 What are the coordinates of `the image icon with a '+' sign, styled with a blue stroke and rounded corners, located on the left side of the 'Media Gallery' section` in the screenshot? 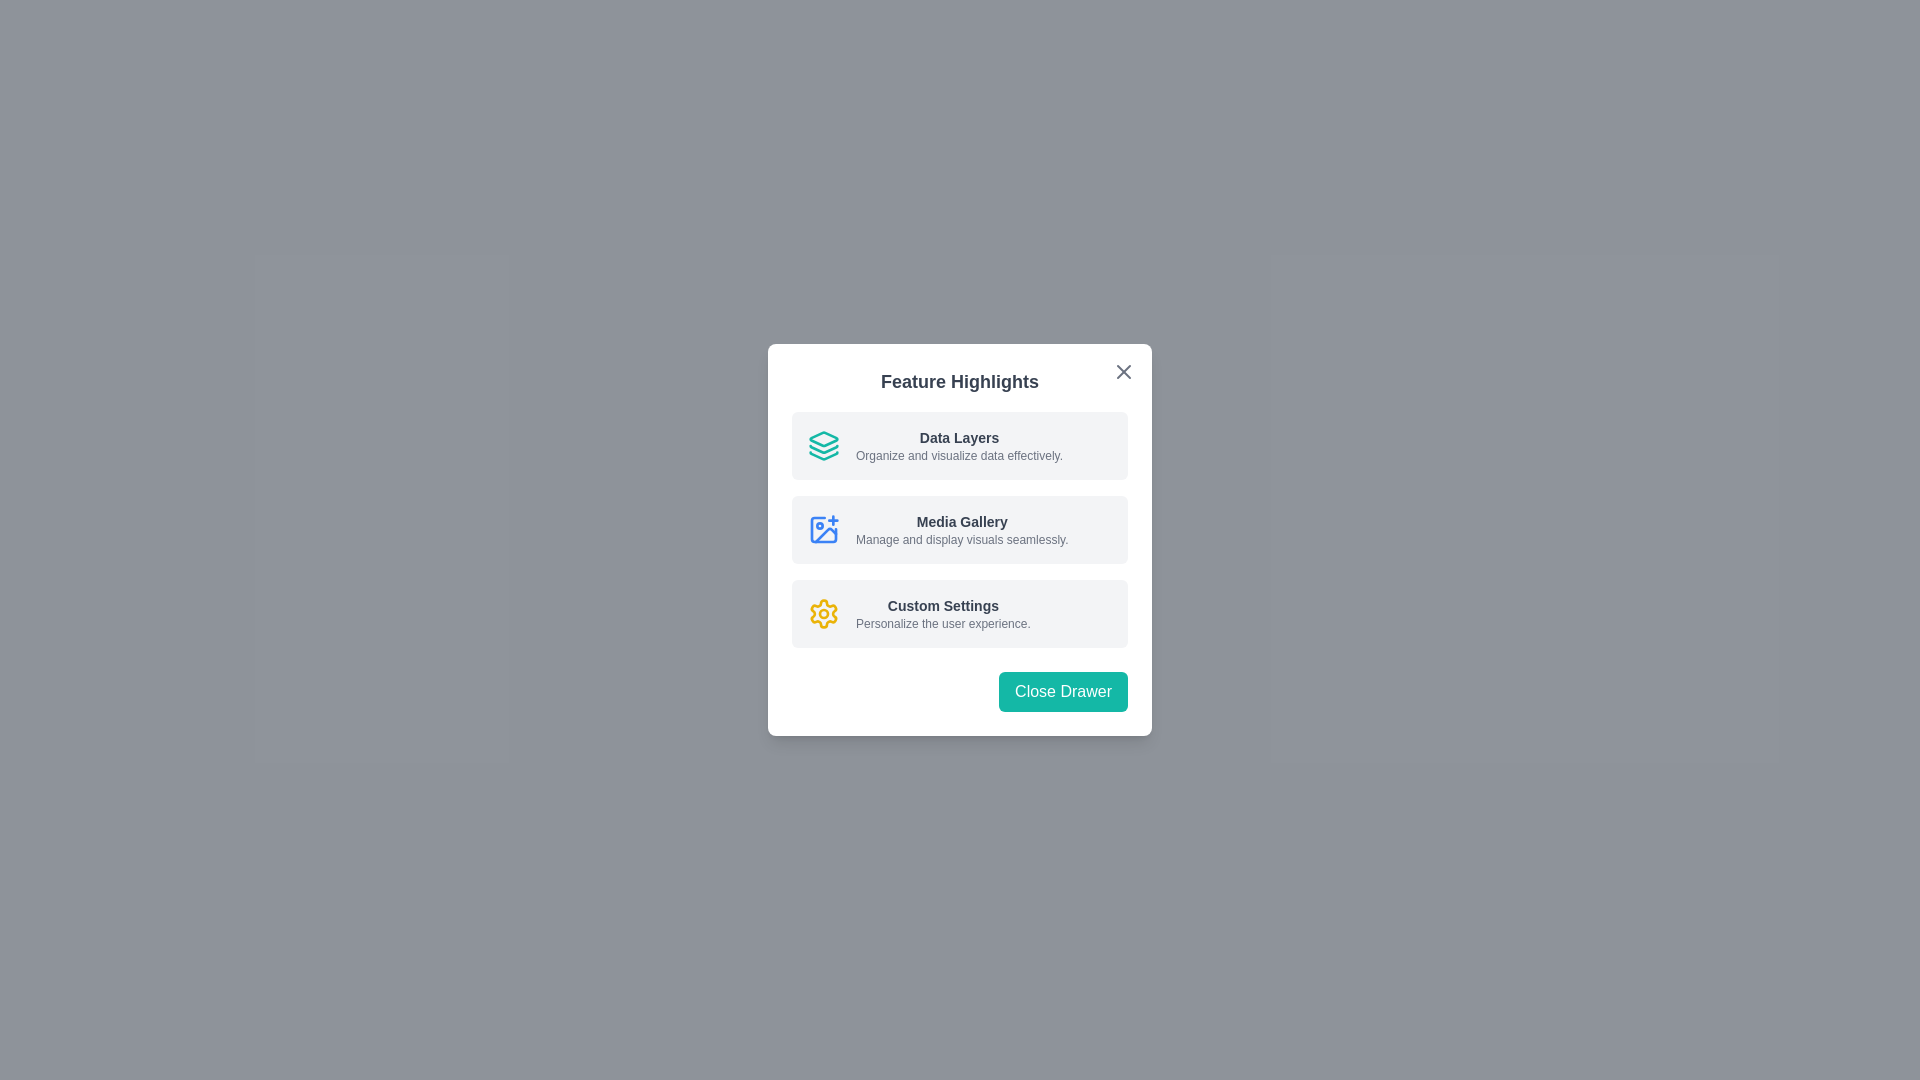 It's located at (824, 528).